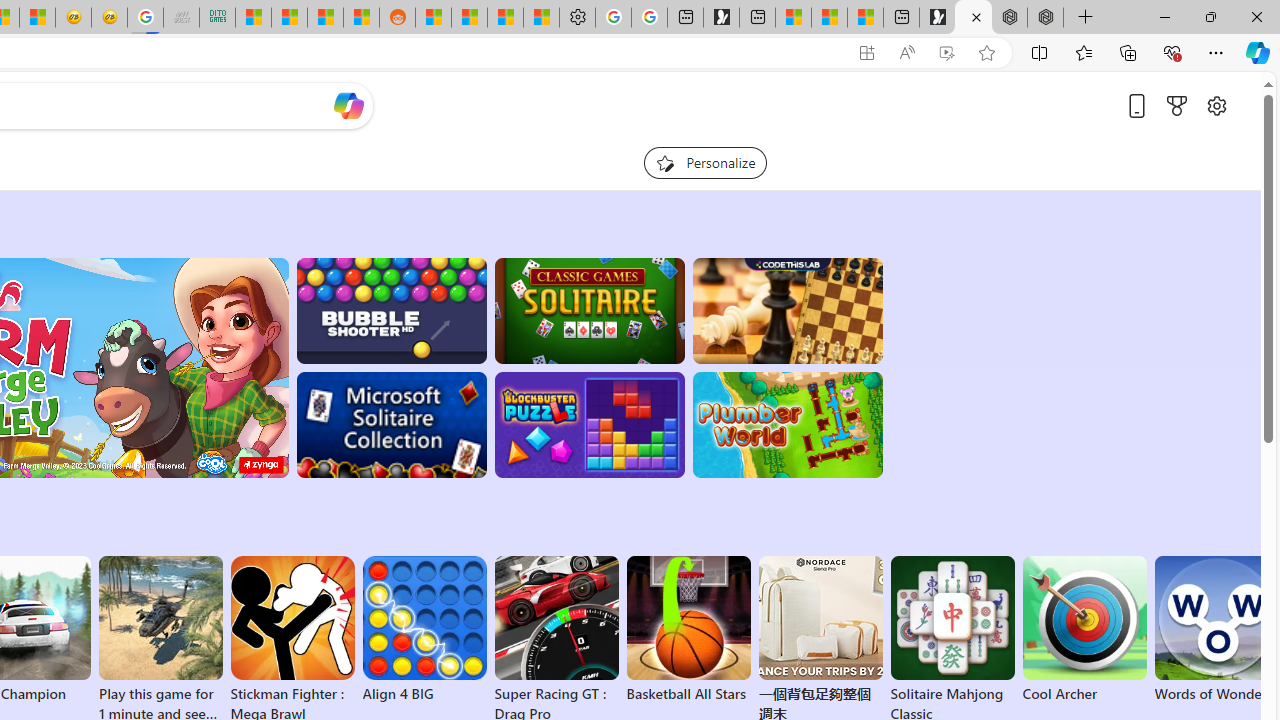 The image size is (1280, 720). What do you see at coordinates (423, 630) in the screenshot?
I see `'Align 4 BIG'` at bounding box center [423, 630].